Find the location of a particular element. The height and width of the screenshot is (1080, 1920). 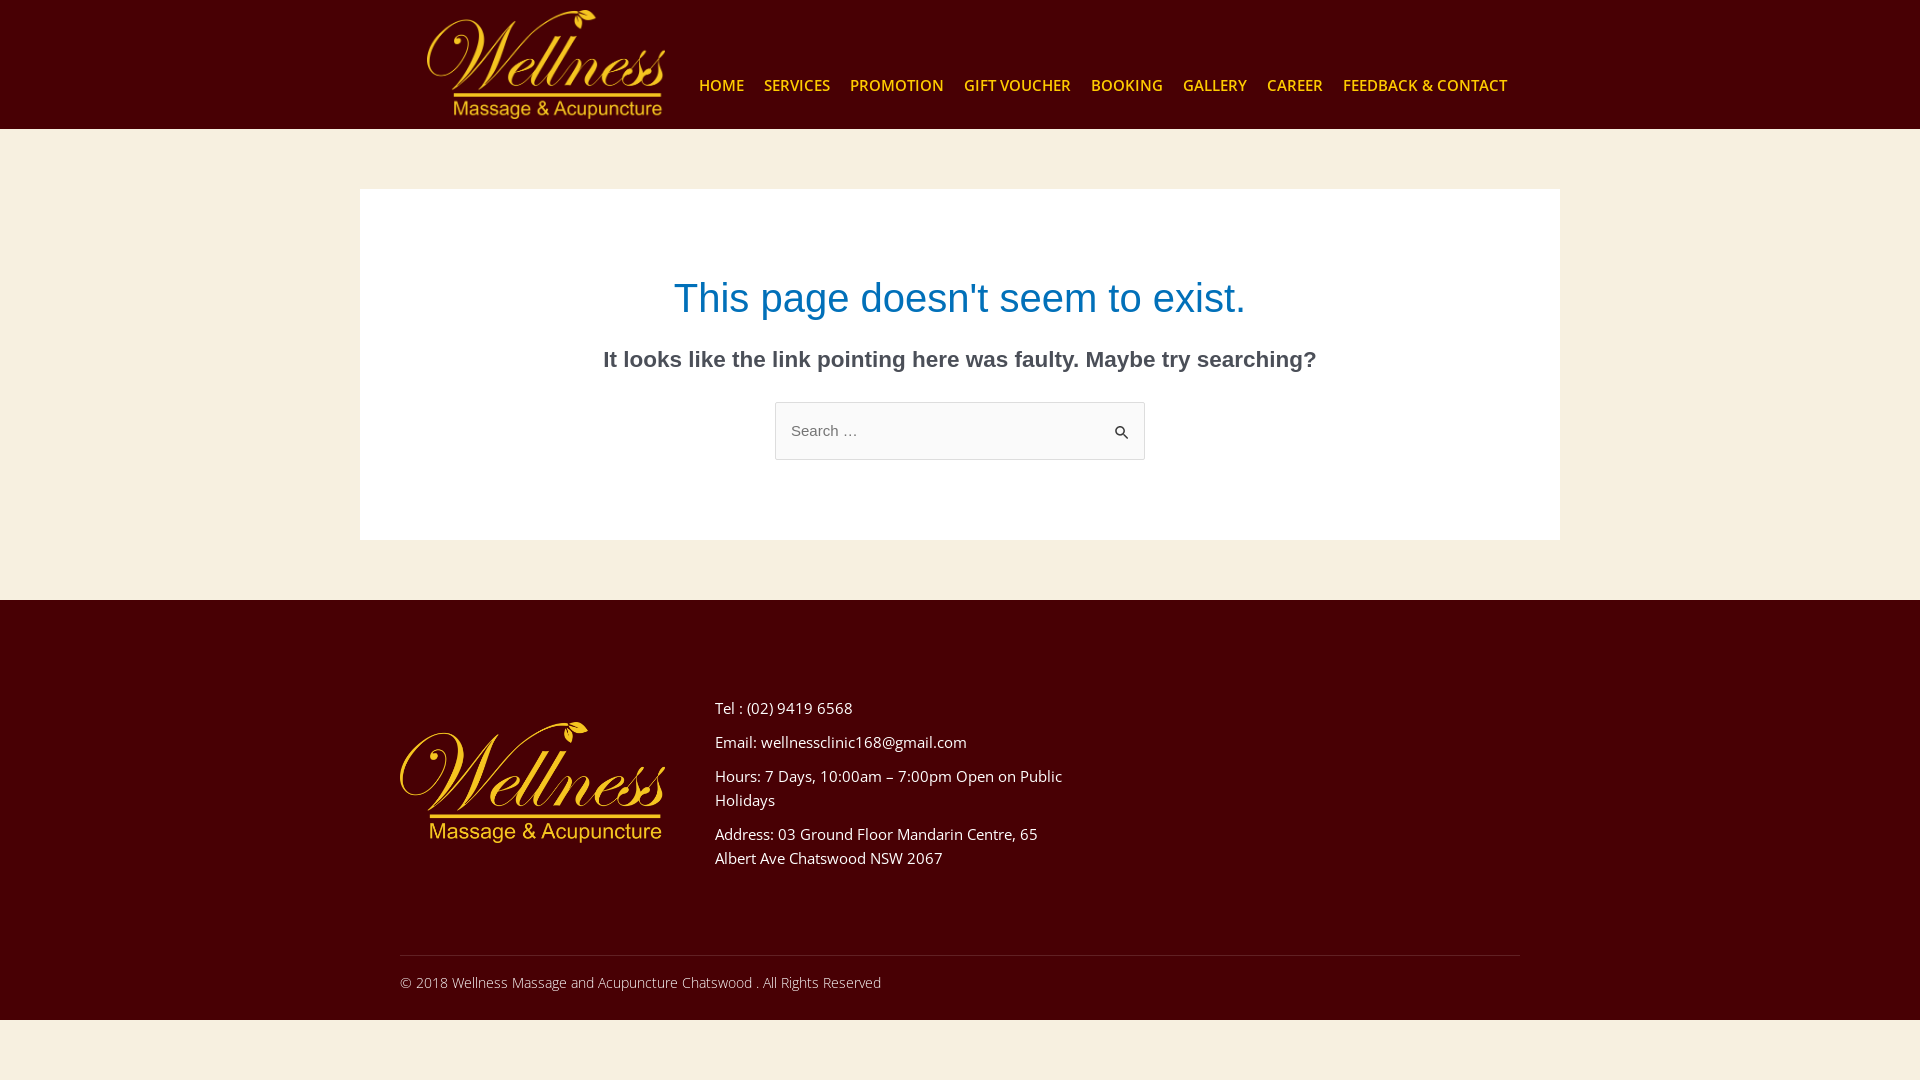

'CAREER' is located at coordinates (1294, 83).